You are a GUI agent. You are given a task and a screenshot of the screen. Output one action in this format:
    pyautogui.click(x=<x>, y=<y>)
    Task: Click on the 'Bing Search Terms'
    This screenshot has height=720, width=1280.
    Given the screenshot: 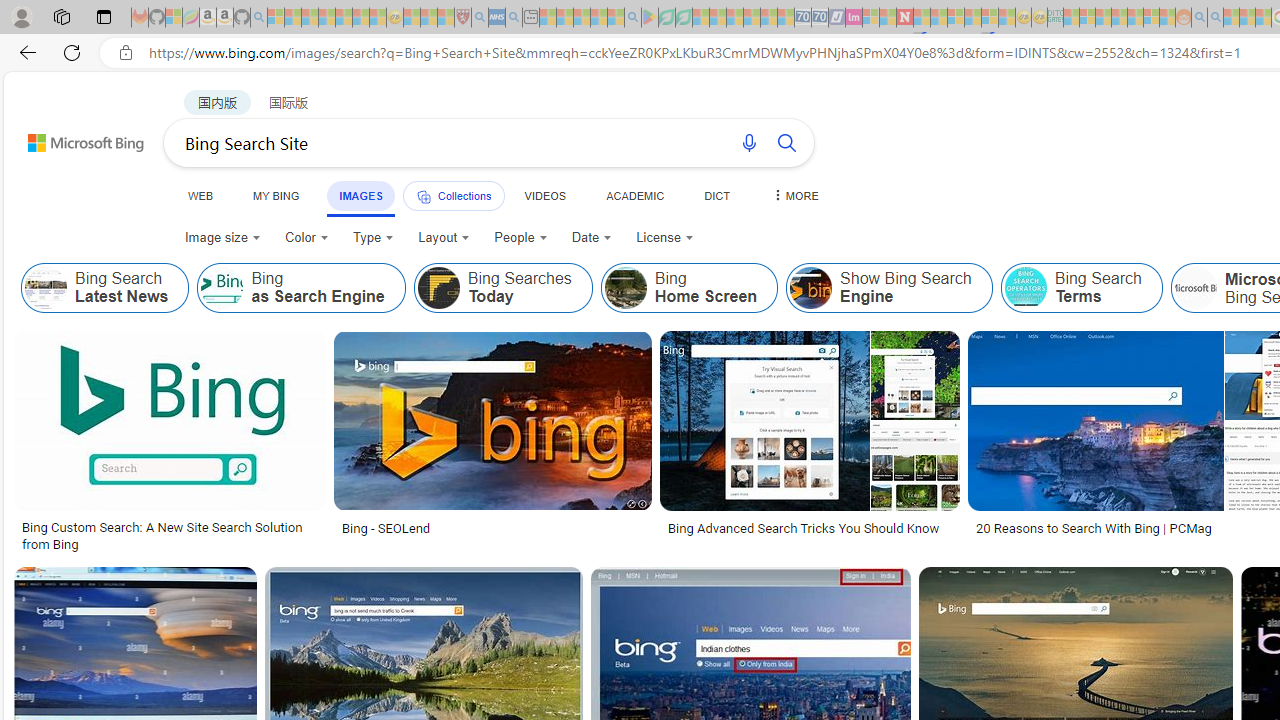 What is the action you would take?
    pyautogui.click(x=1025, y=288)
    